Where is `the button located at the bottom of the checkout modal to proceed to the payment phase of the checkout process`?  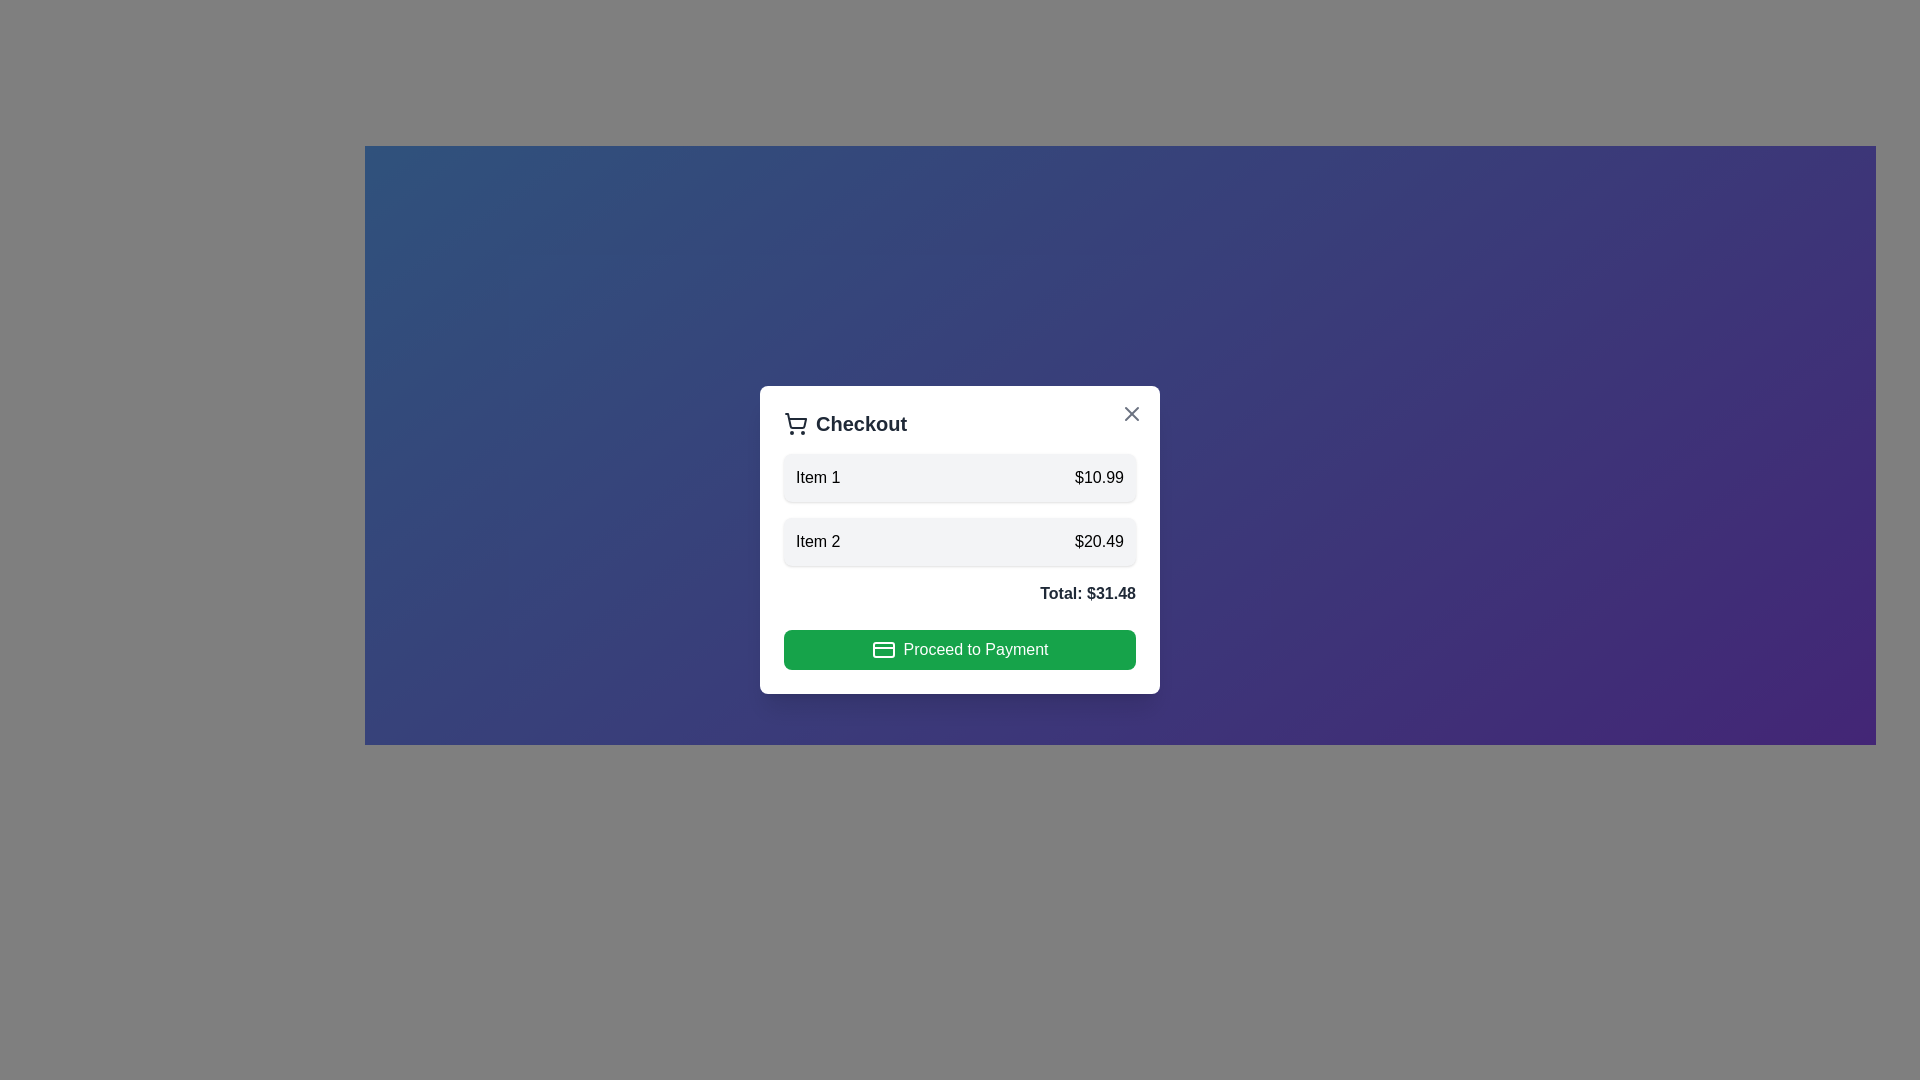
the button located at the bottom of the checkout modal to proceed to the payment phase of the checkout process is located at coordinates (960, 650).